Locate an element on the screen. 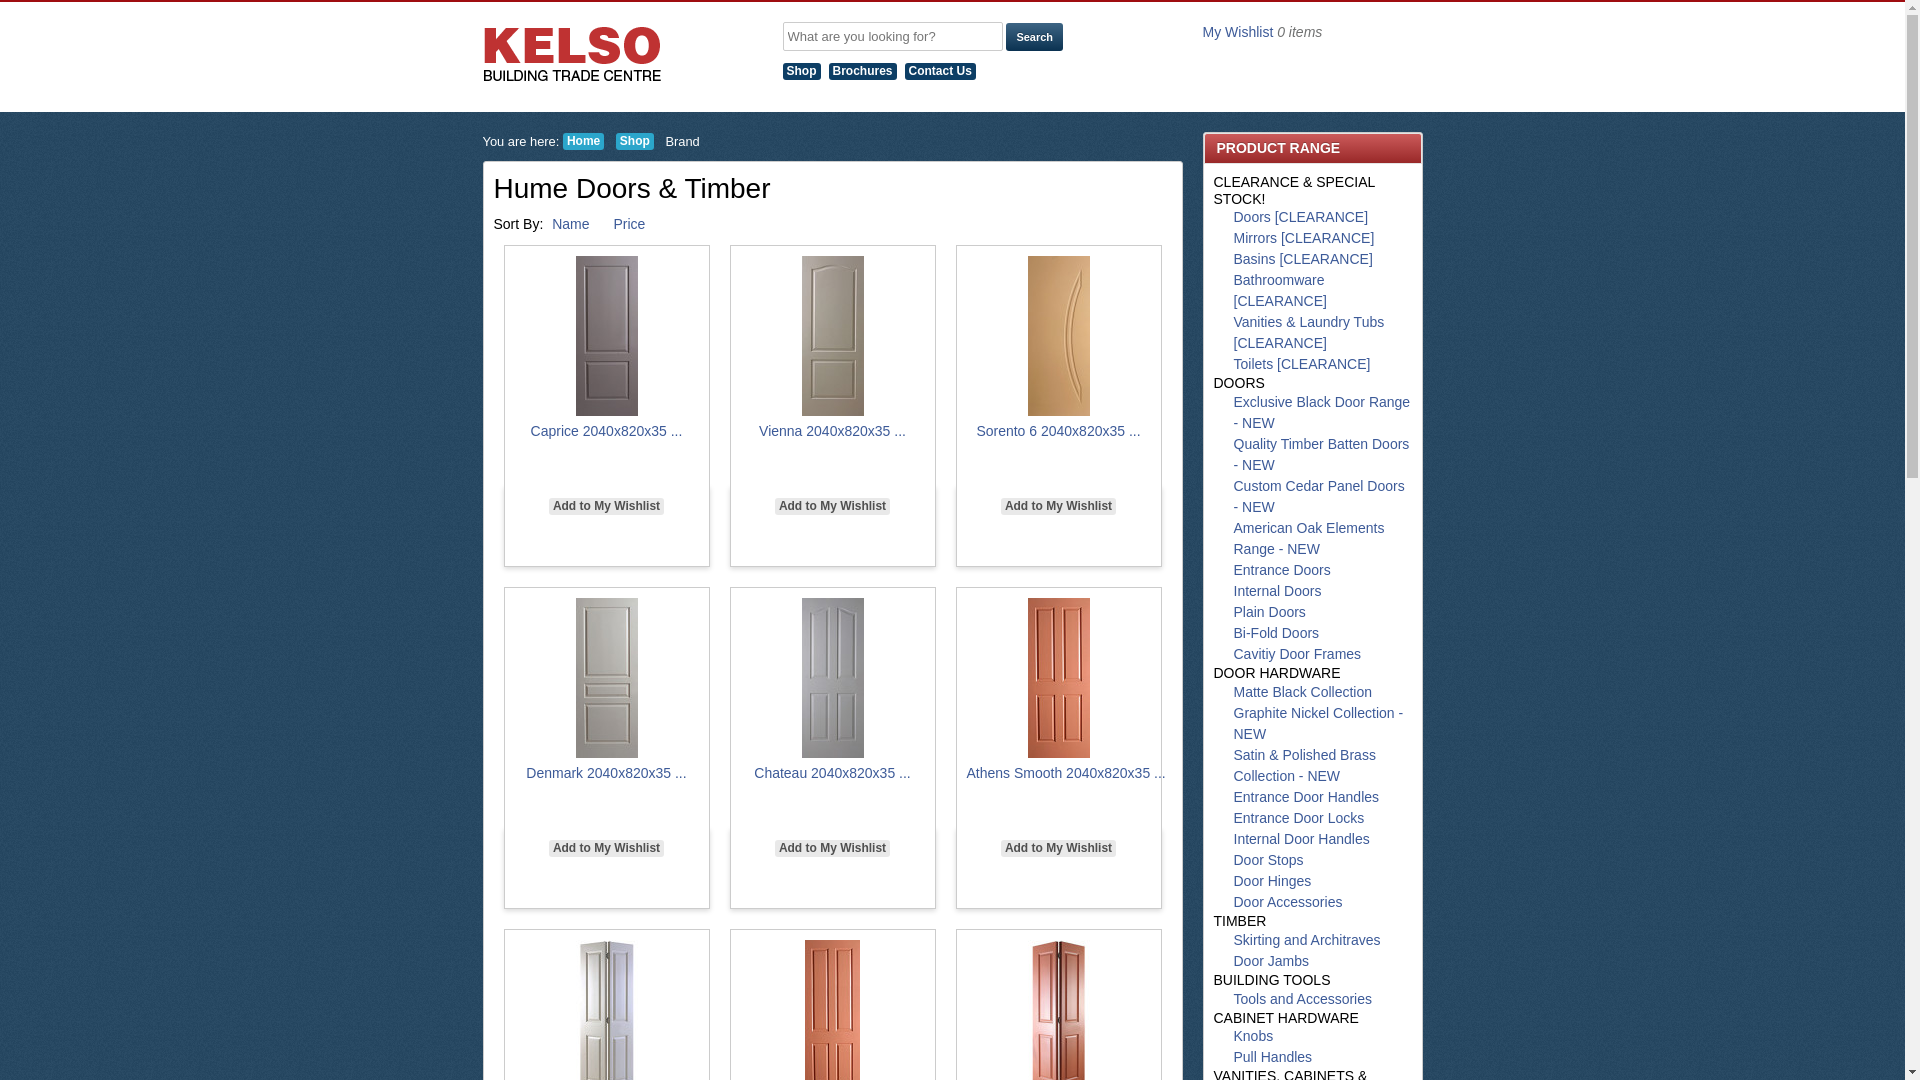  'Vienna 2040x820x35 ...' is located at coordinates (757, 430).